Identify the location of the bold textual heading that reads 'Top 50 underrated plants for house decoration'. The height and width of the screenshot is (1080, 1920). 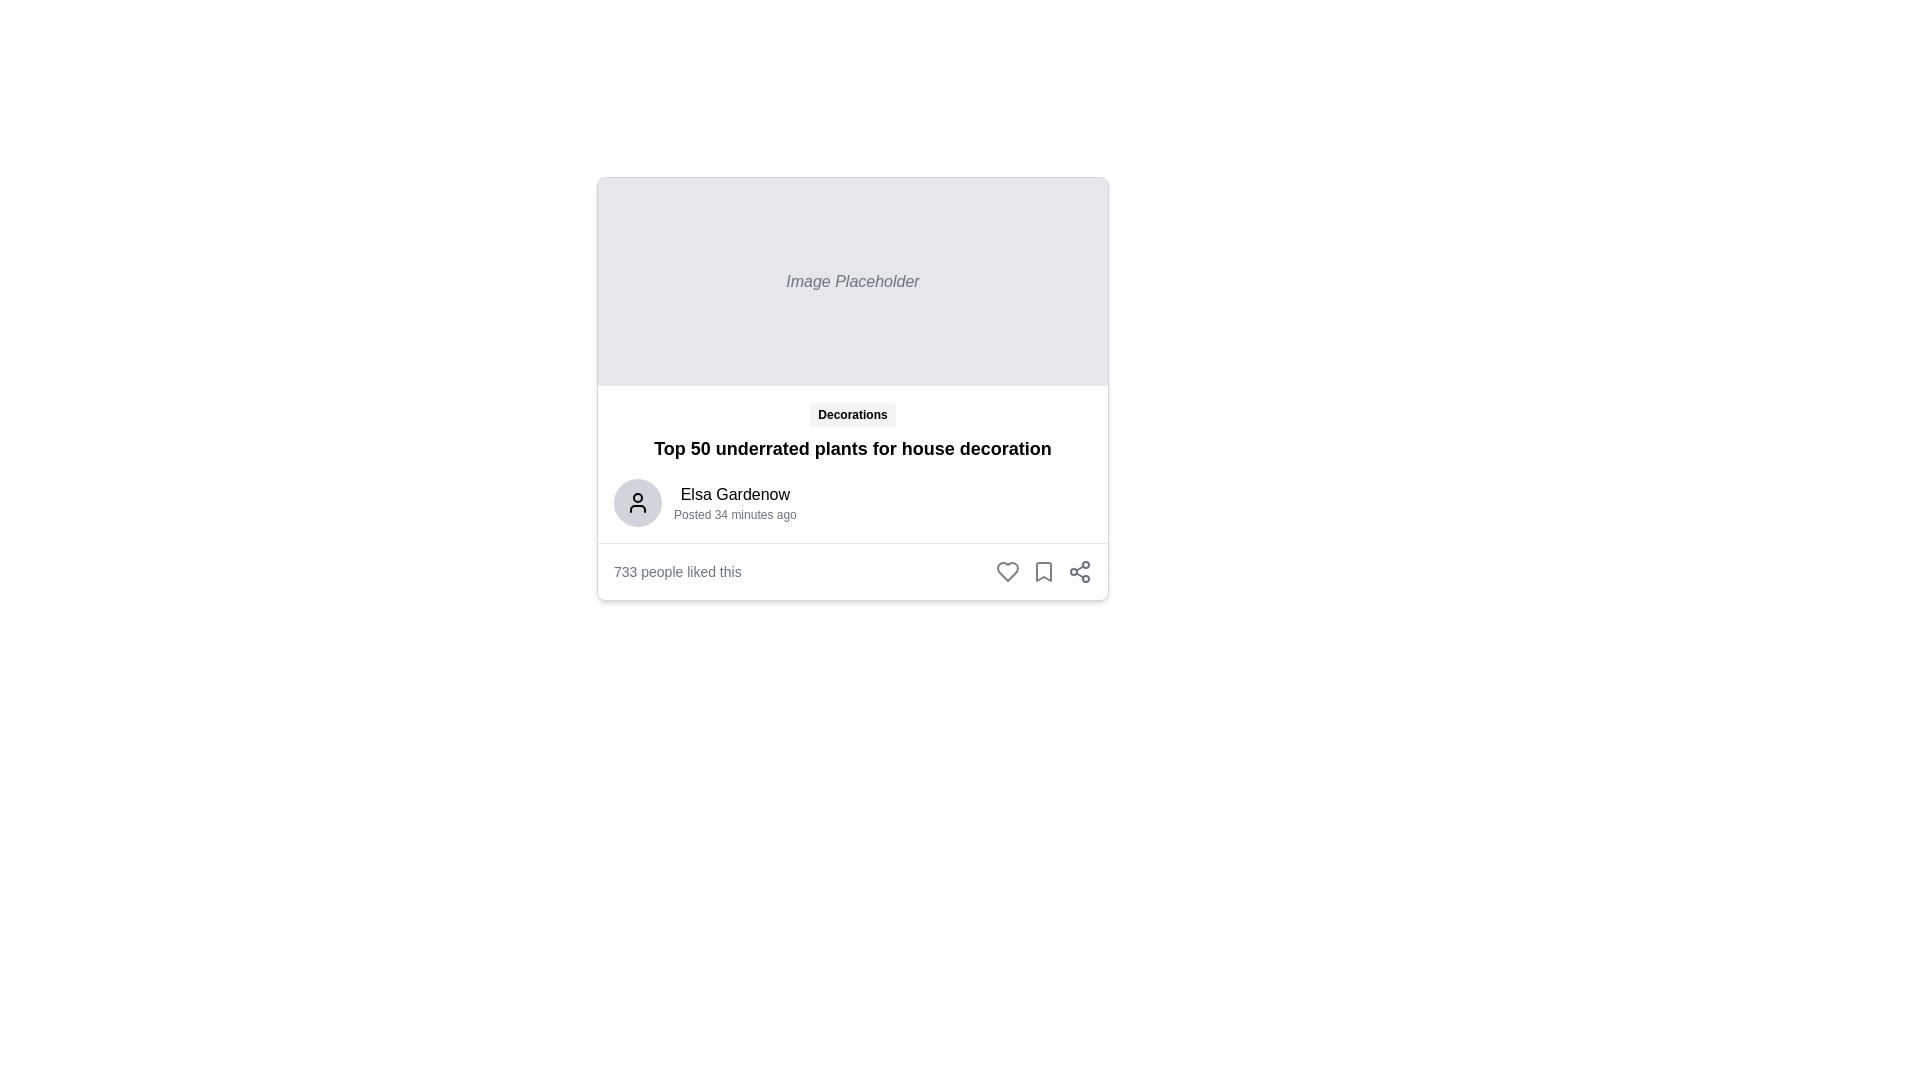
(853, 447).